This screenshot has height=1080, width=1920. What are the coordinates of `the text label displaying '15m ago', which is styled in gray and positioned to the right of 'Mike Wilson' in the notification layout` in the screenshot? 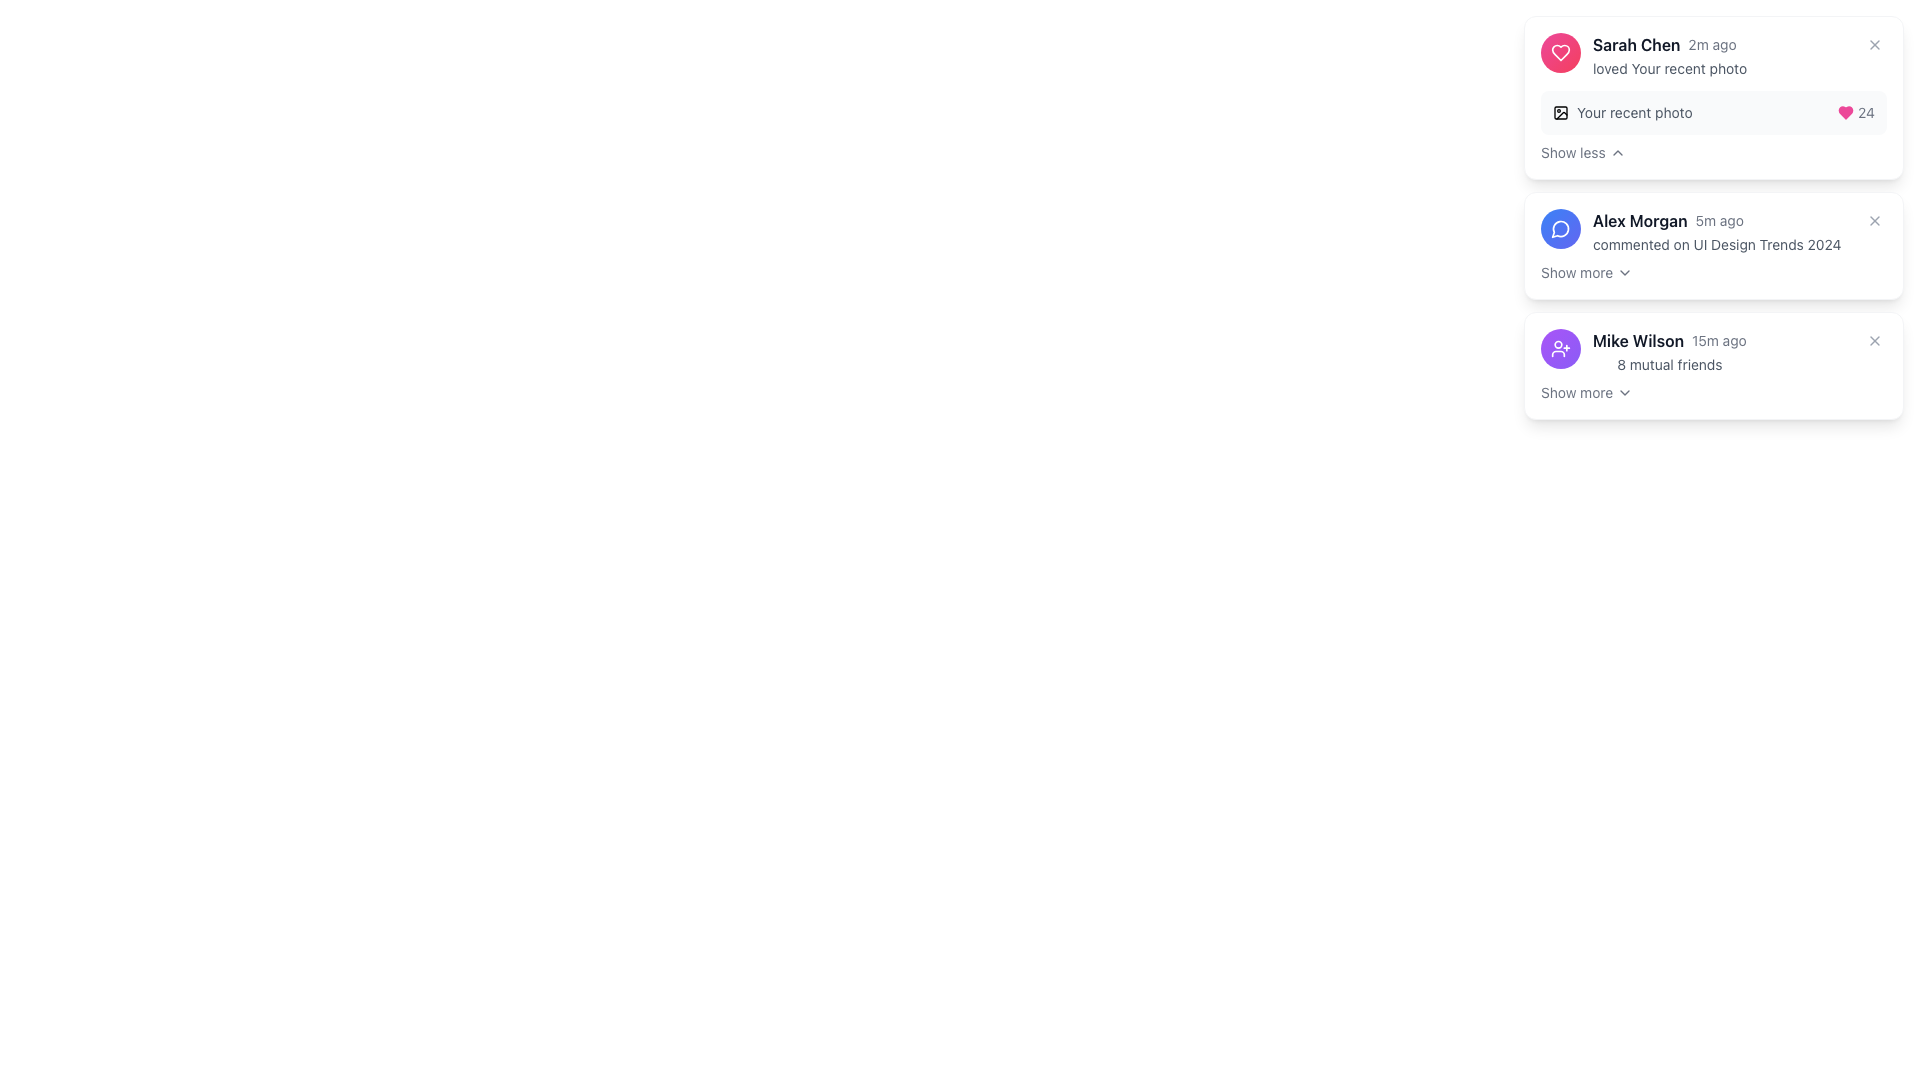 It's located at (1718, 339).